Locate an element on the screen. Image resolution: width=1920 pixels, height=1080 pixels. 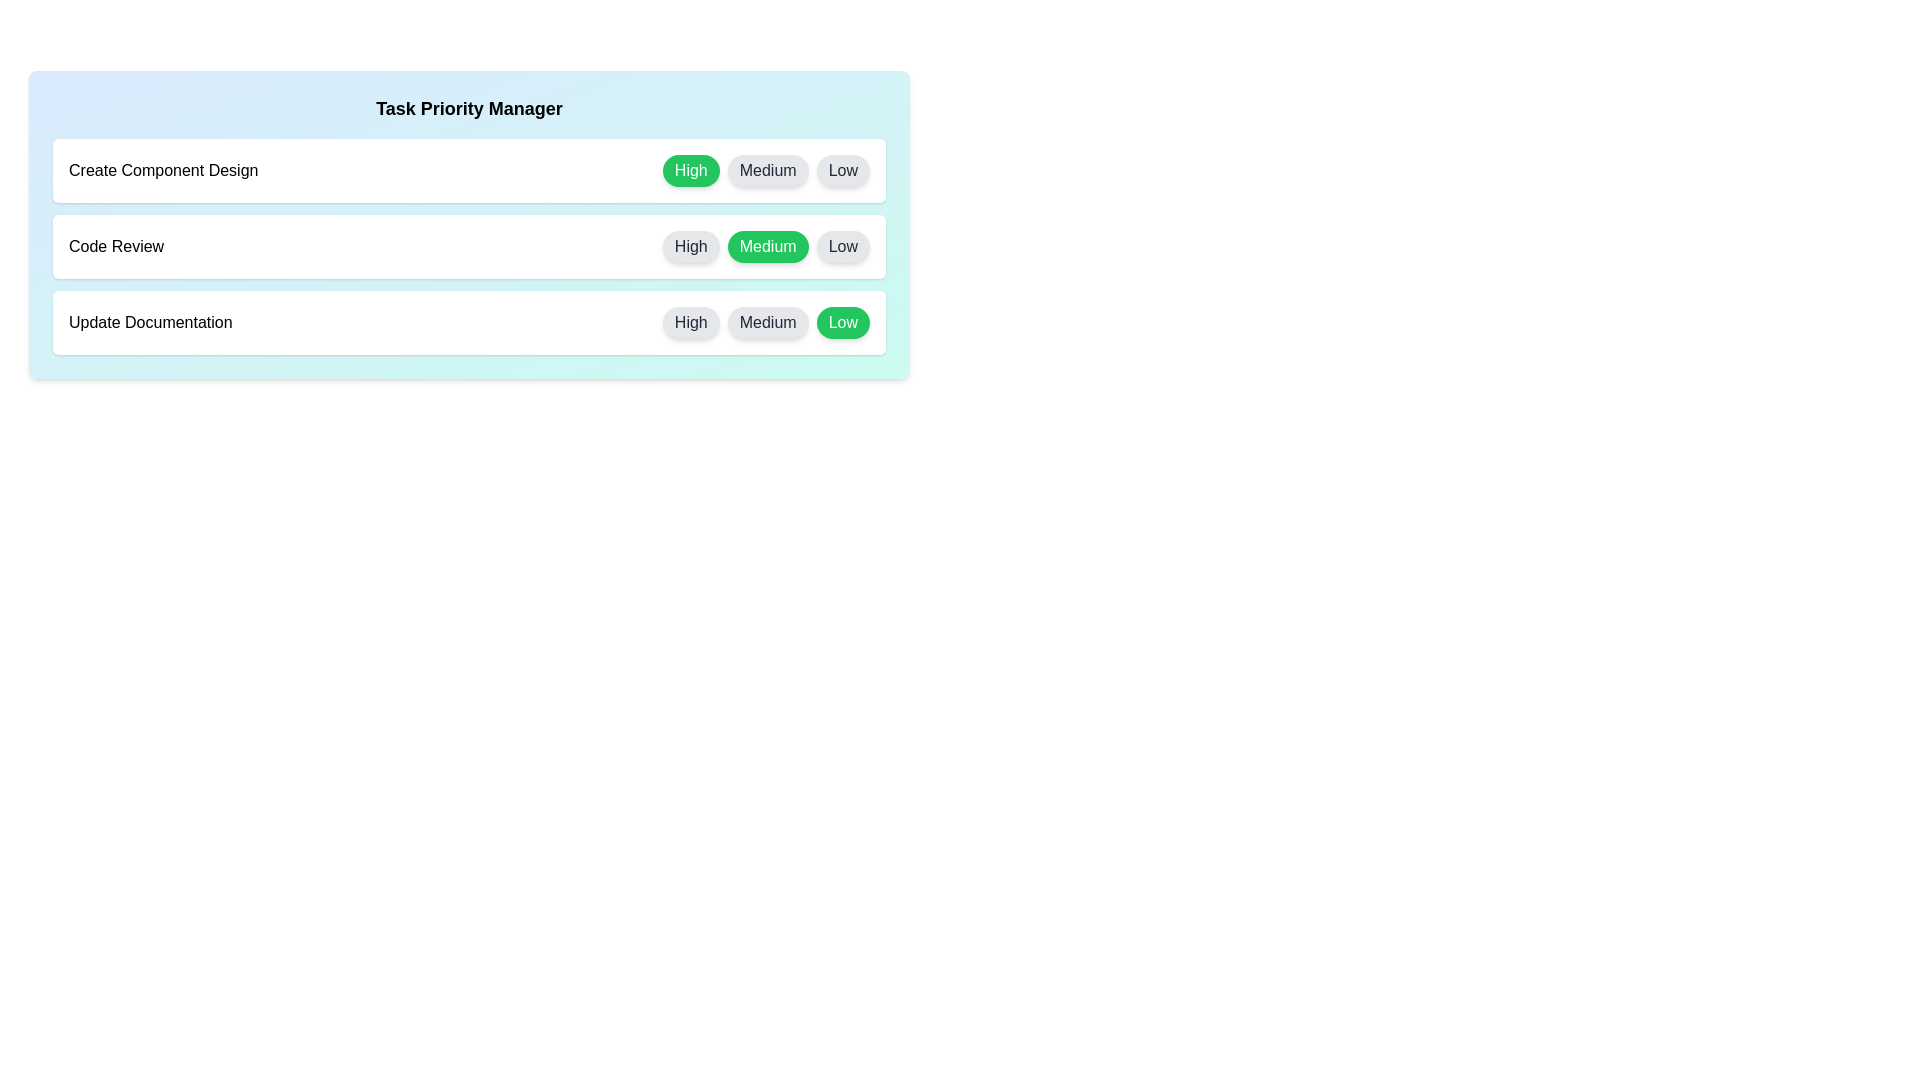
the priority button labeled Medium for the task Update Documentation is located at coordinates (767, 322).